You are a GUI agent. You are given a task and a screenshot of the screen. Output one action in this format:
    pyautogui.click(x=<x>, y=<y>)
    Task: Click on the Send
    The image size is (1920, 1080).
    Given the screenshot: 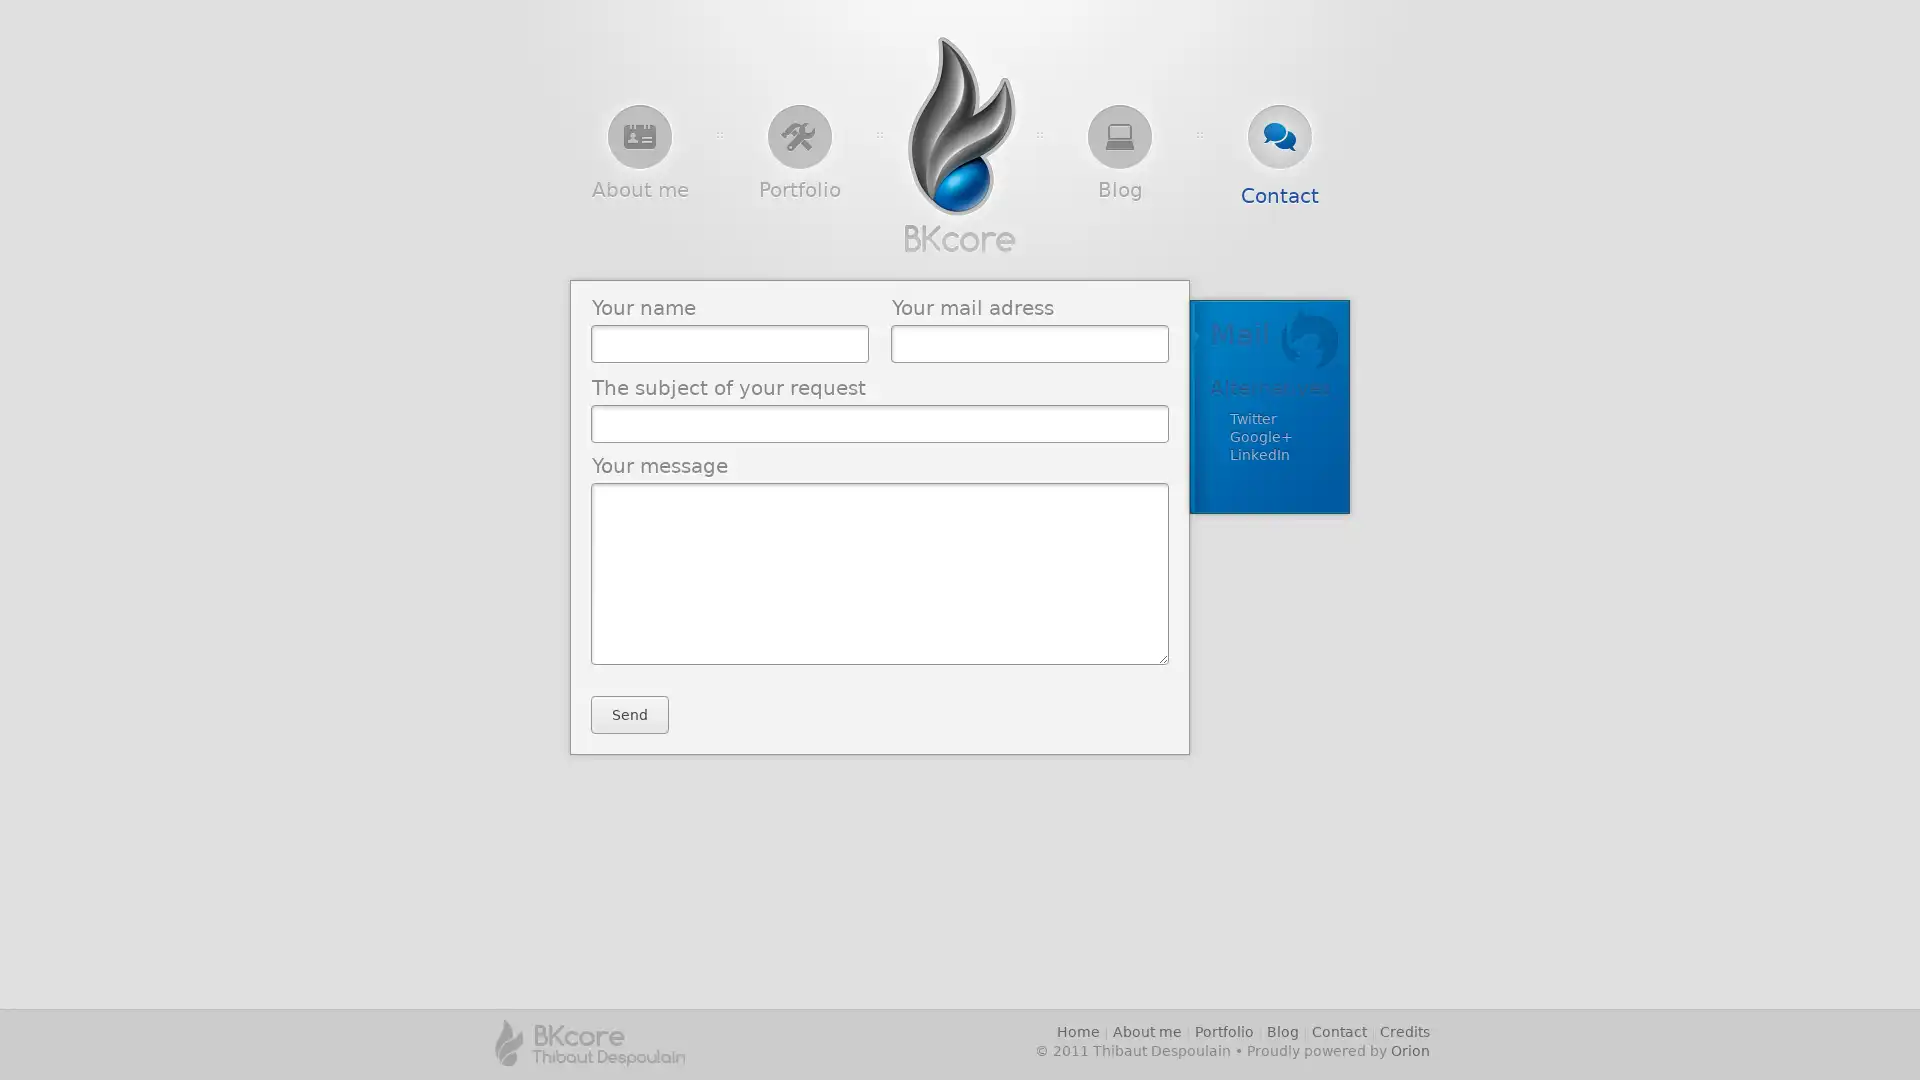 What is the action you would take?
    pyautogui.click(x=628, y=713)
    